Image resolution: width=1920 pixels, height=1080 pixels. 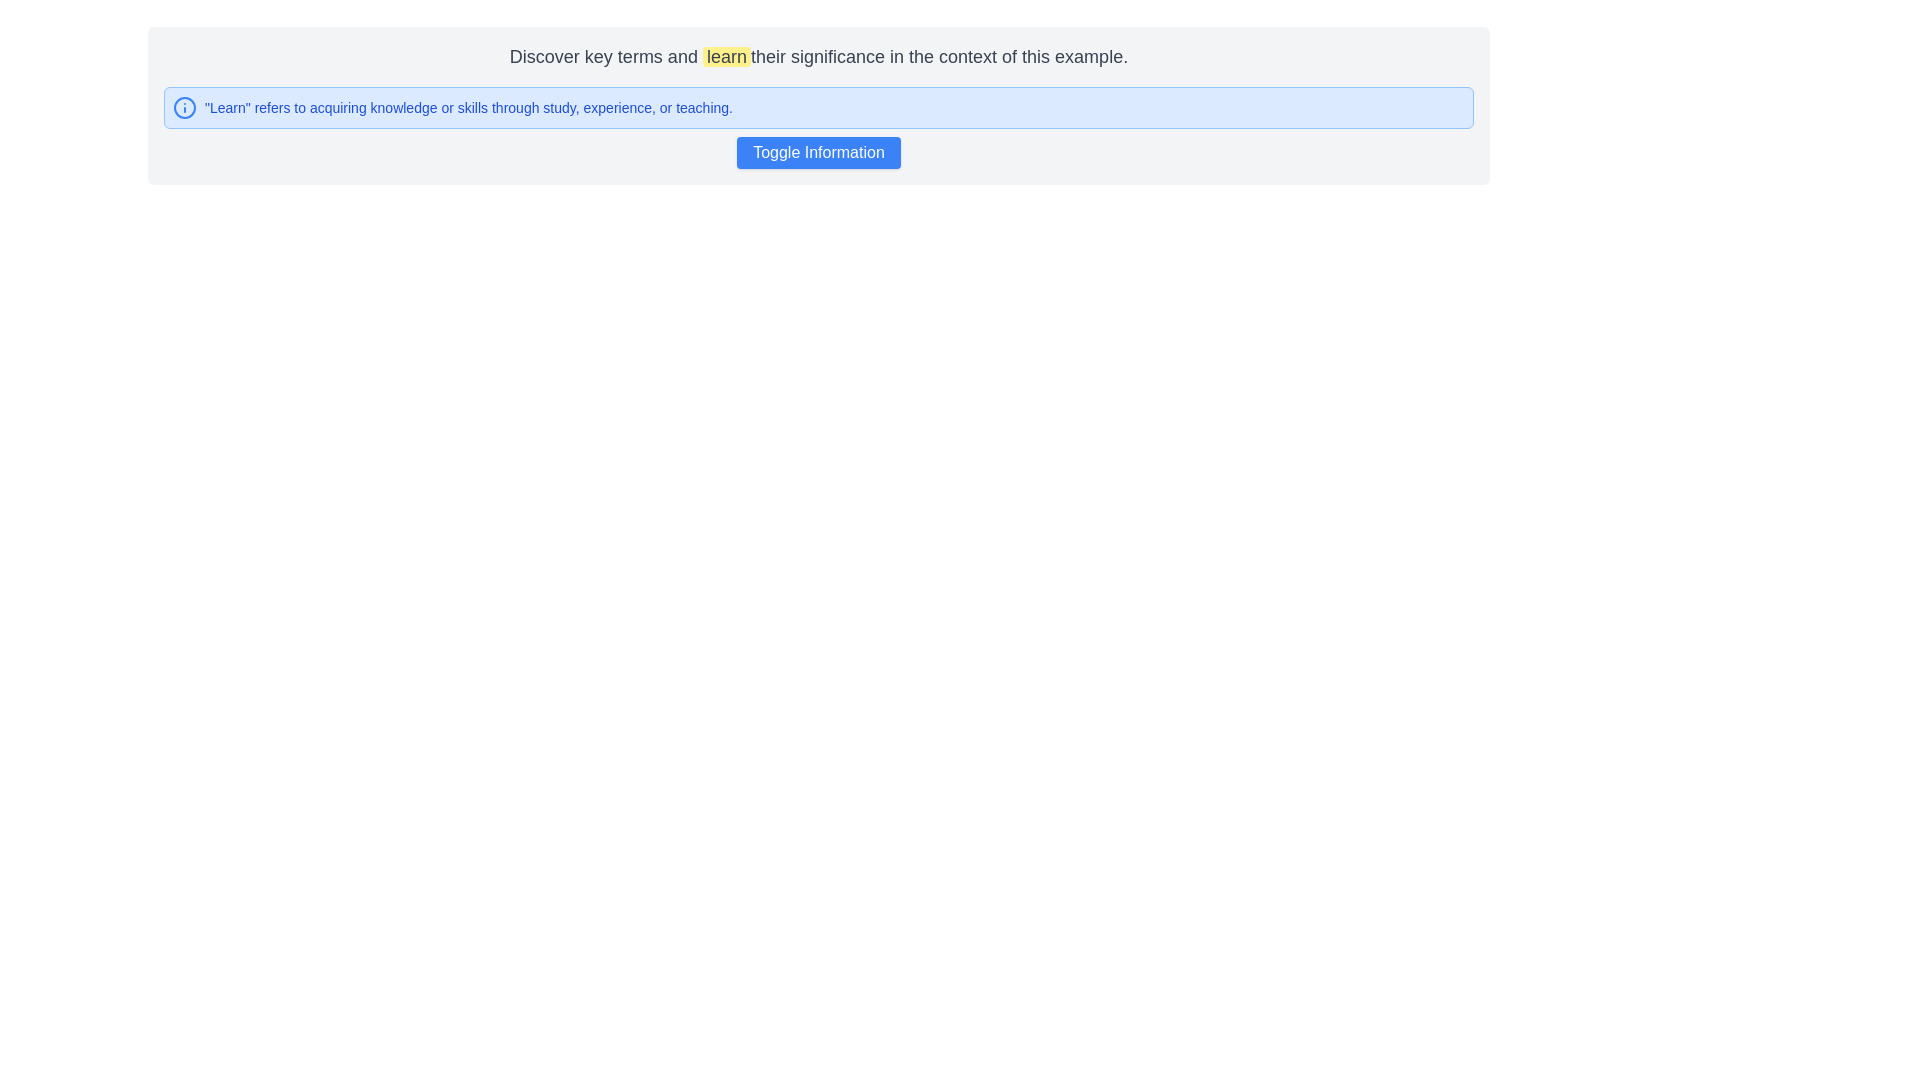 I want to click on the 'Toggle Information' button located below the main heading within the informational panel, so click(x=819, y=127).